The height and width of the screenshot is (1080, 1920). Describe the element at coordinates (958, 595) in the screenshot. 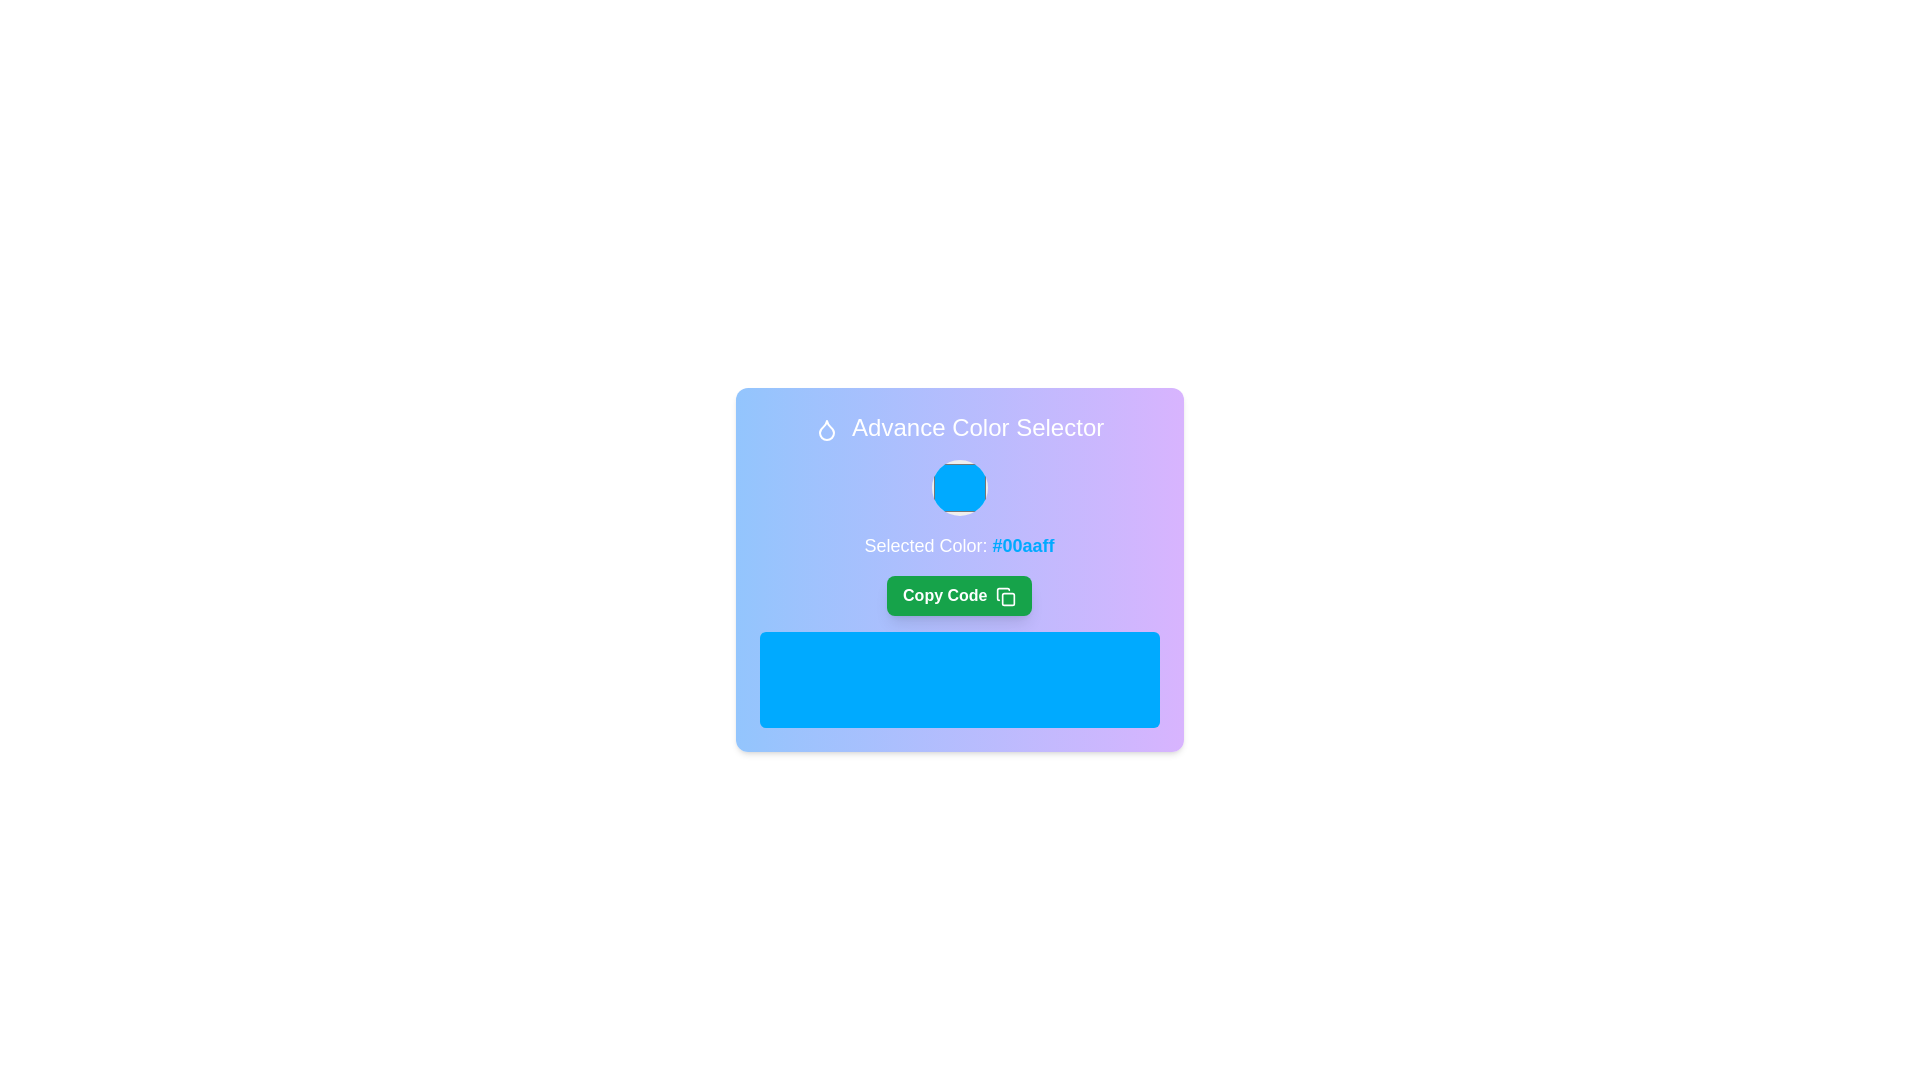

I see `the button that copies a specific code to the clipboard, located below the 'Selected Color: #00aaff' text and above a large blue rectangle` at that location.